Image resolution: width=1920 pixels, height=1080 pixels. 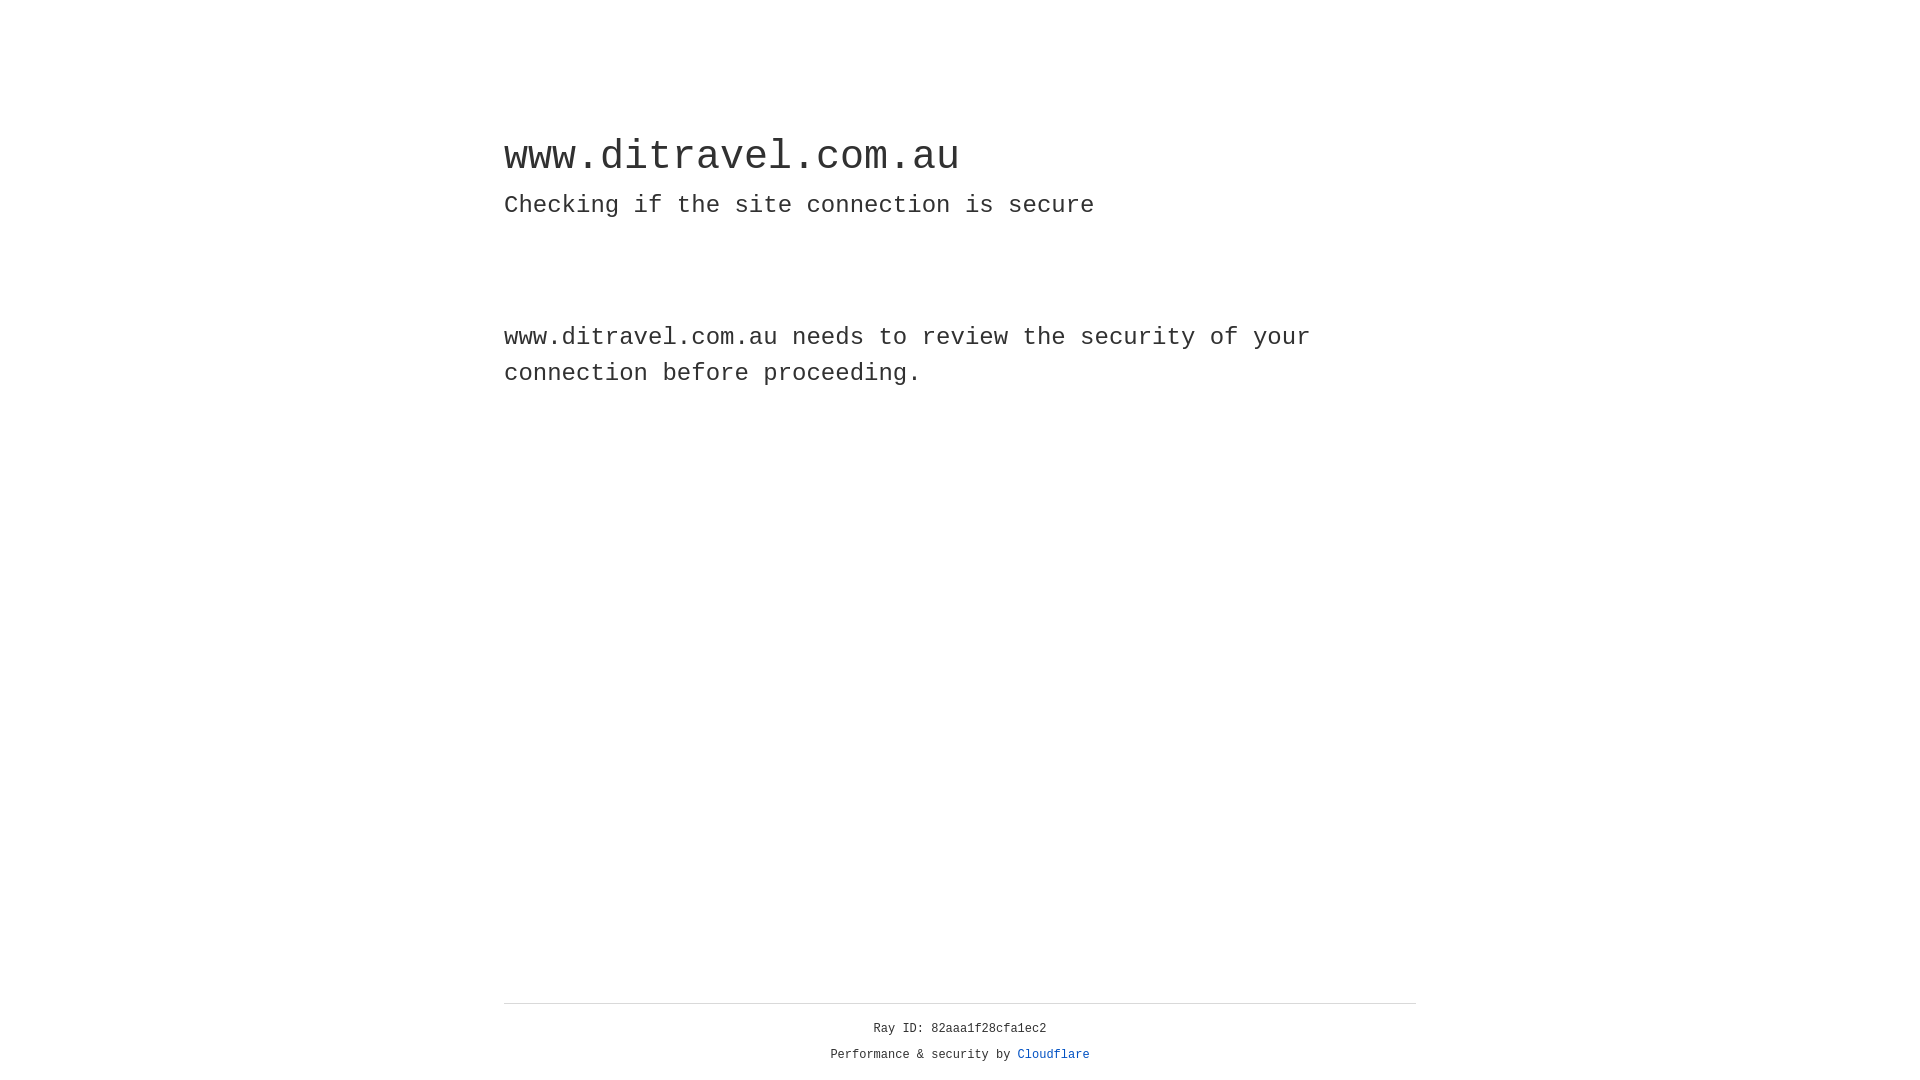 I want to click on 'Cloudflare', so click(x=1053, y=1054).